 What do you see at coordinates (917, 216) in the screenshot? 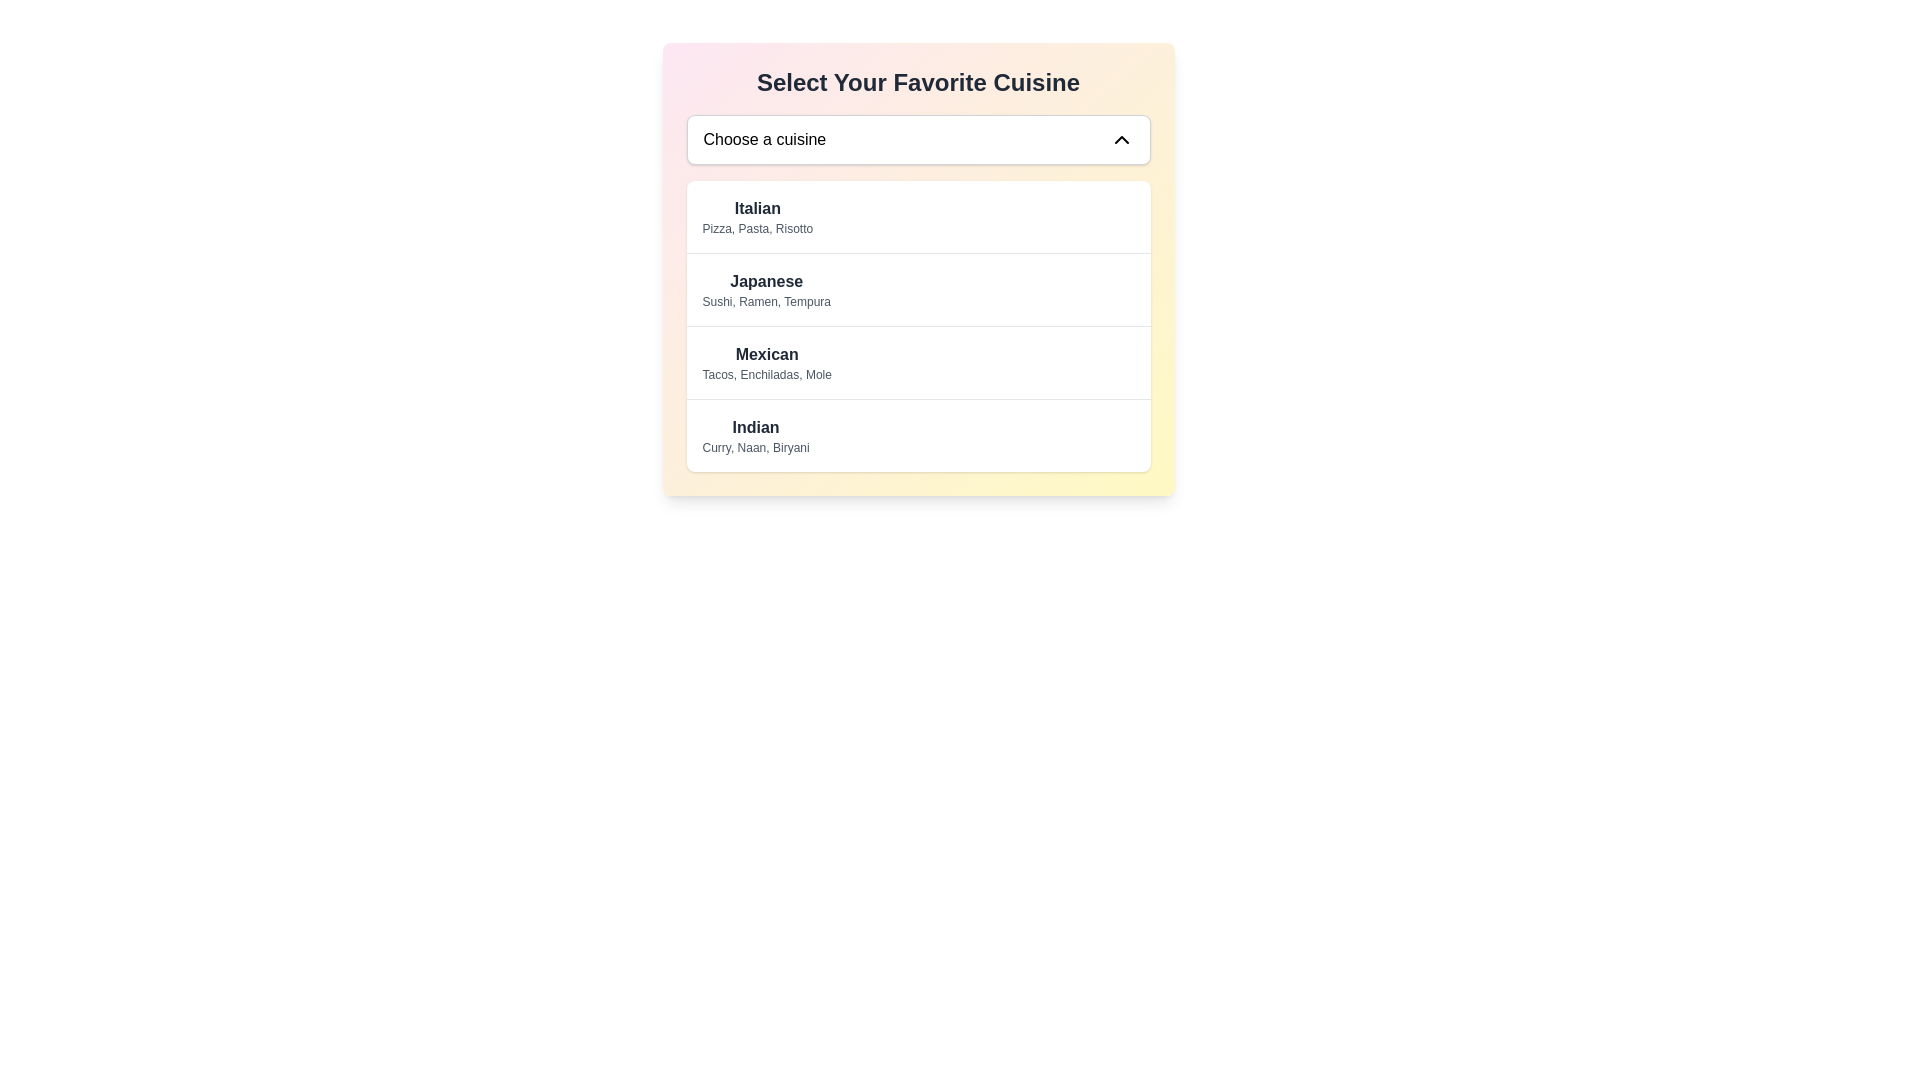
I see `the first item in the cuisine selection menu` at bounding box center [917, 216].